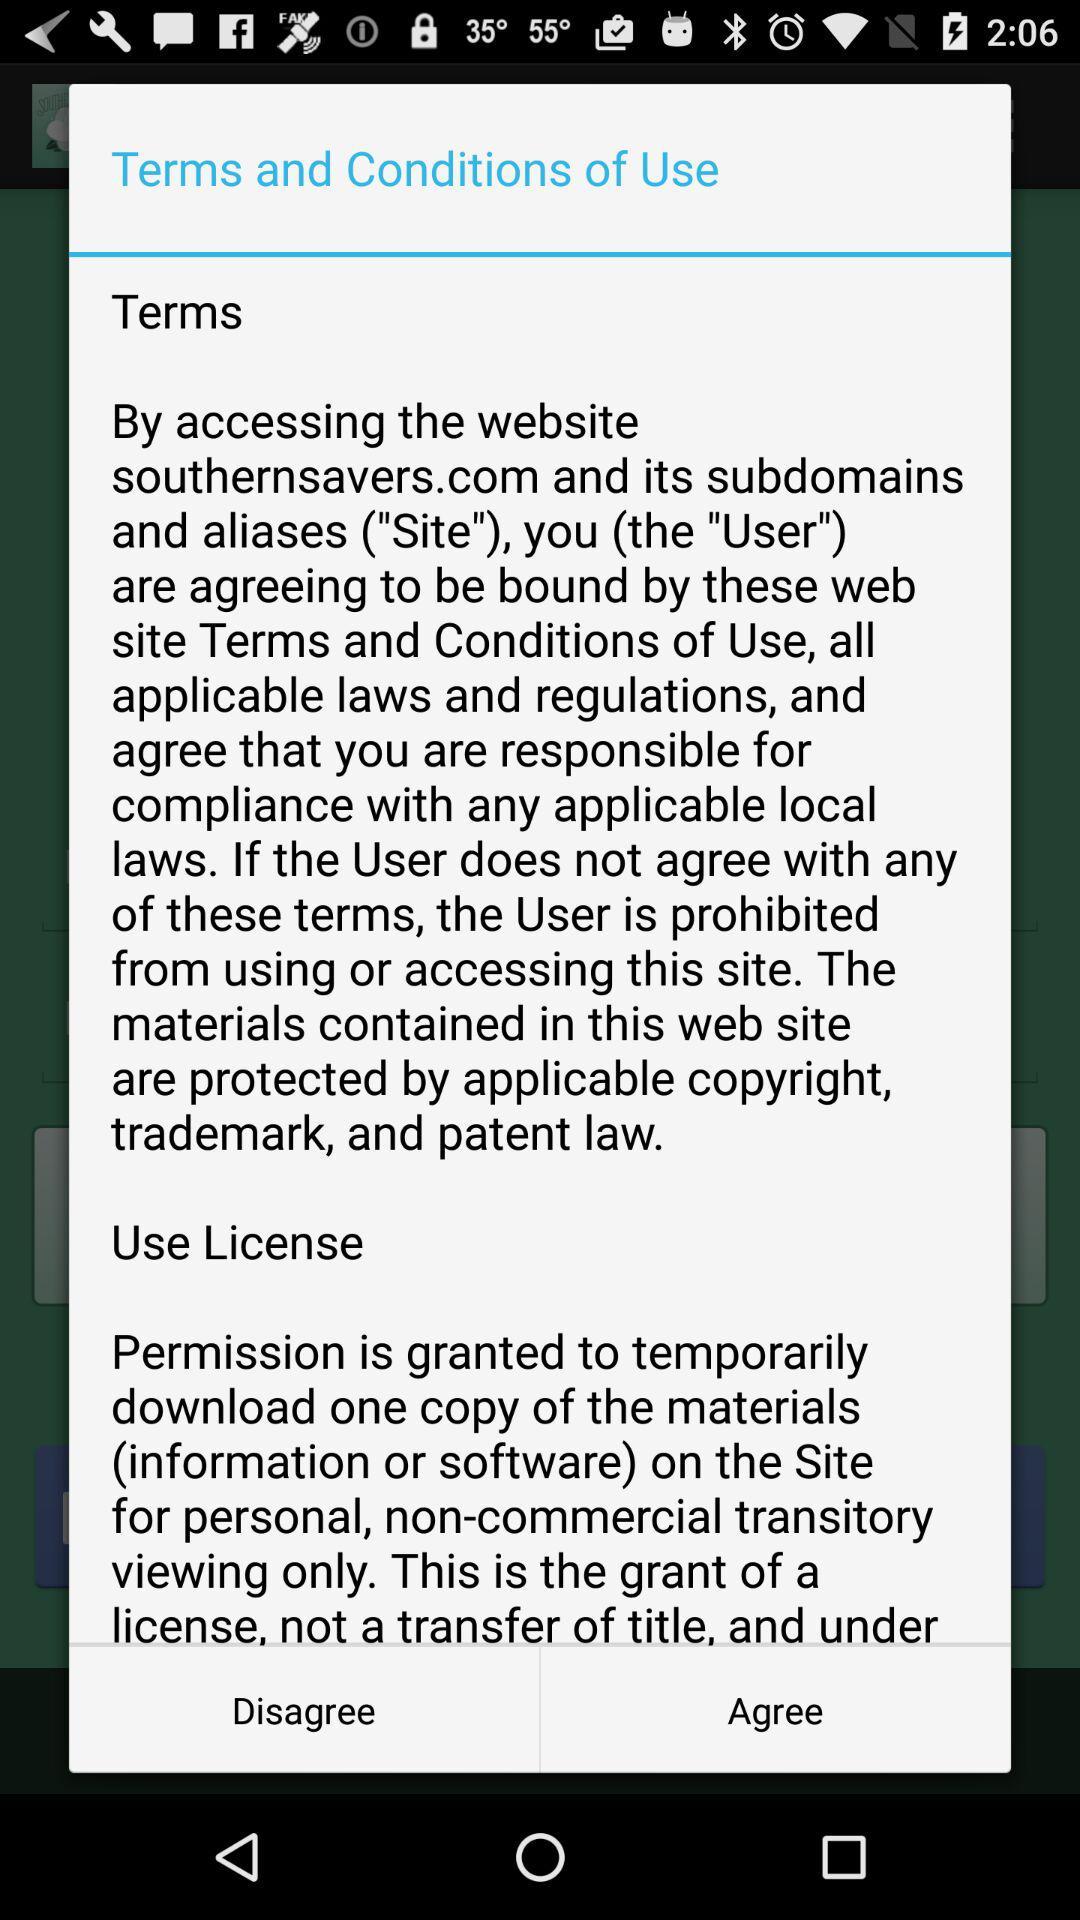 The height and width of the screenshot is (1920, 1080). I want to click on the icon next to the disagree icon, so click(774, 1708).